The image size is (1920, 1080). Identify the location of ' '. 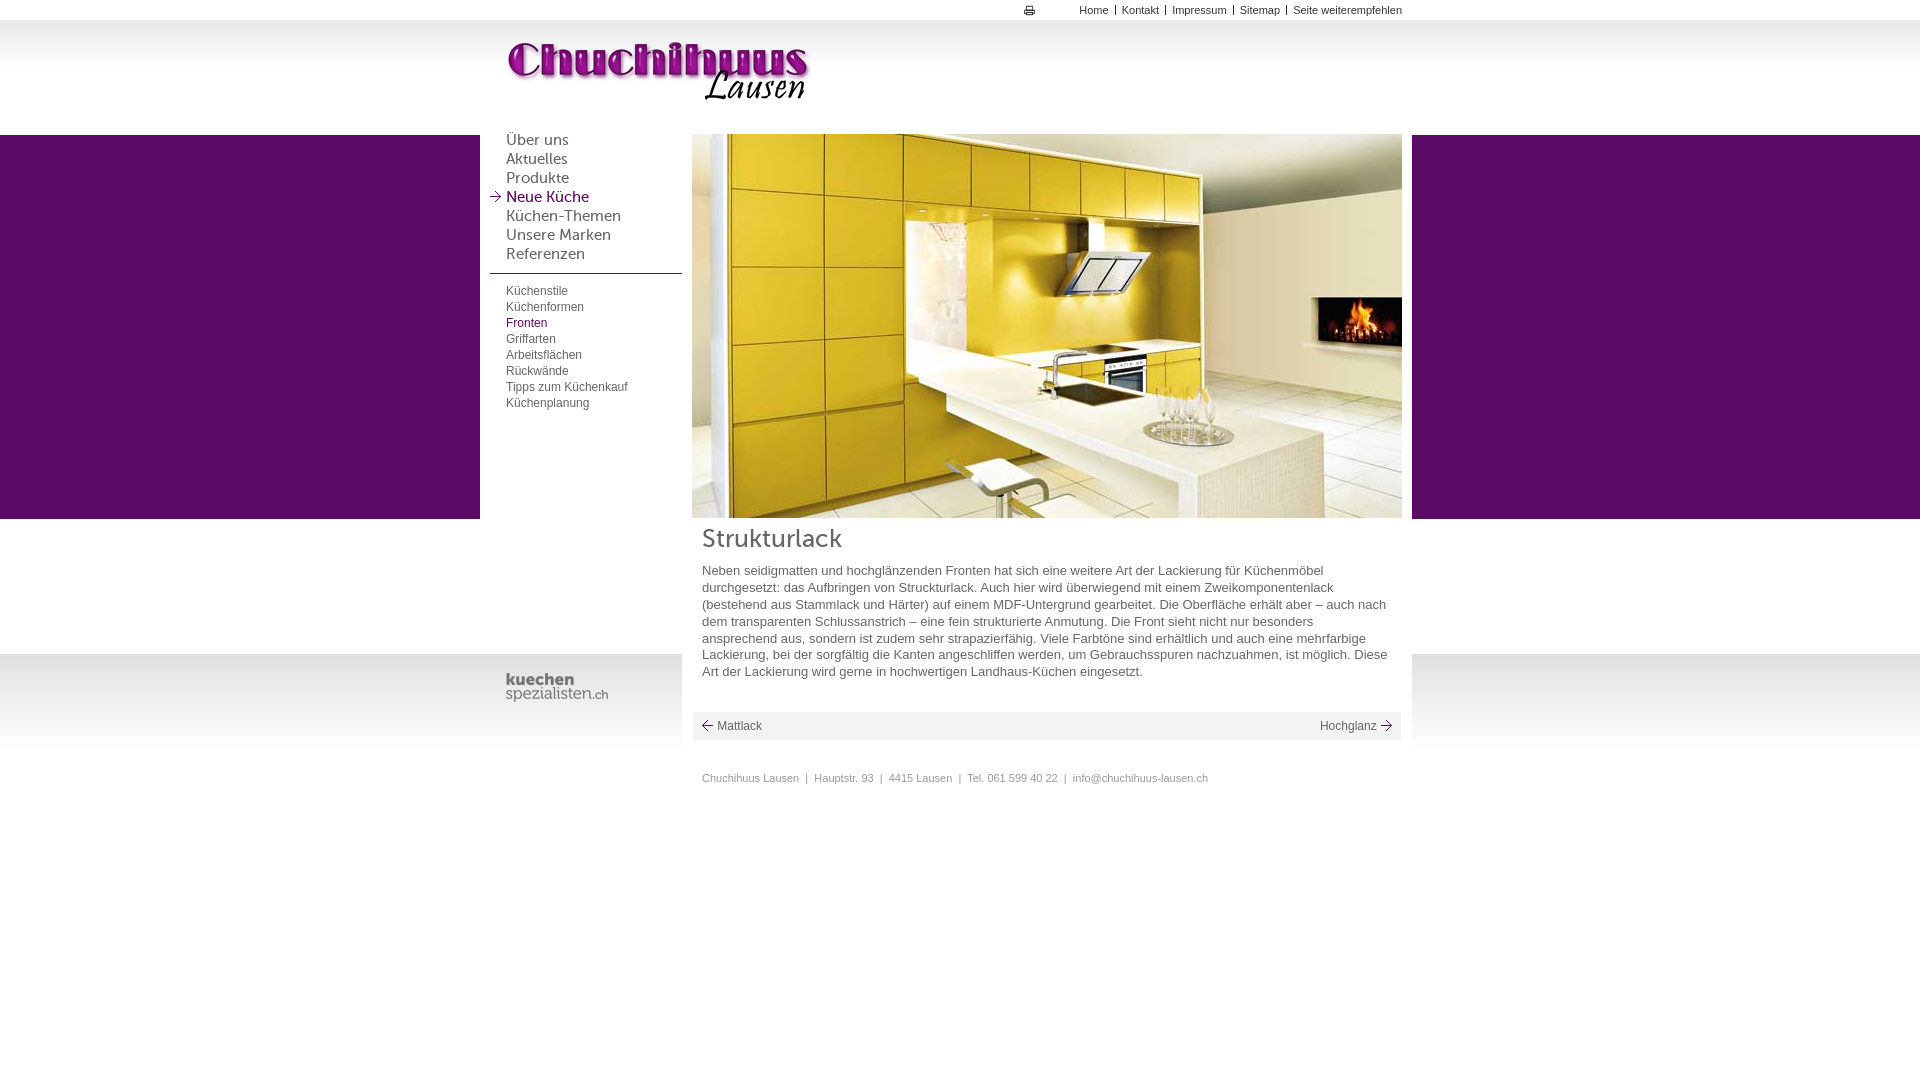
(564, 686).